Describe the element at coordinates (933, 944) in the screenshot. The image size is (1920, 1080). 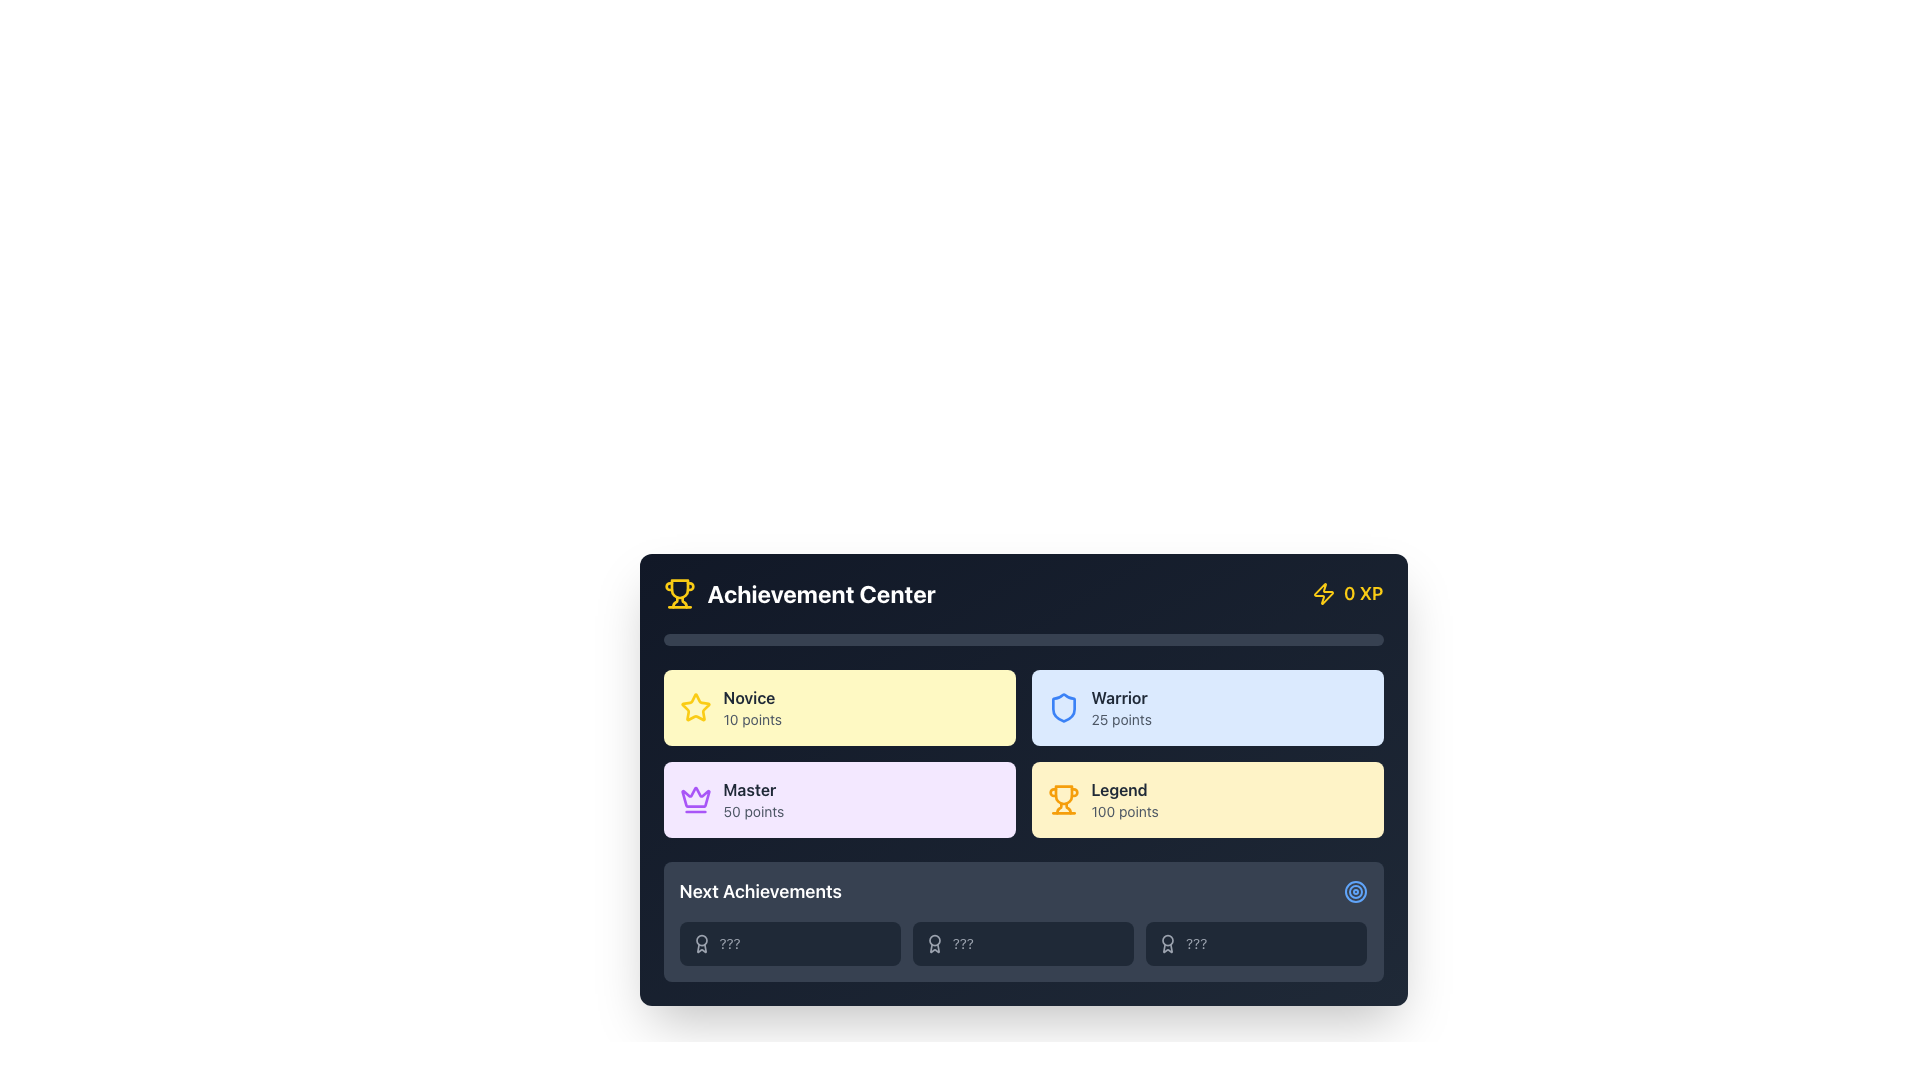
I see `the circular award icon located as the second item in the horizontal row under 'Next Achievements', which has a gray color scheme and is flanked by two similar icons` at that location.